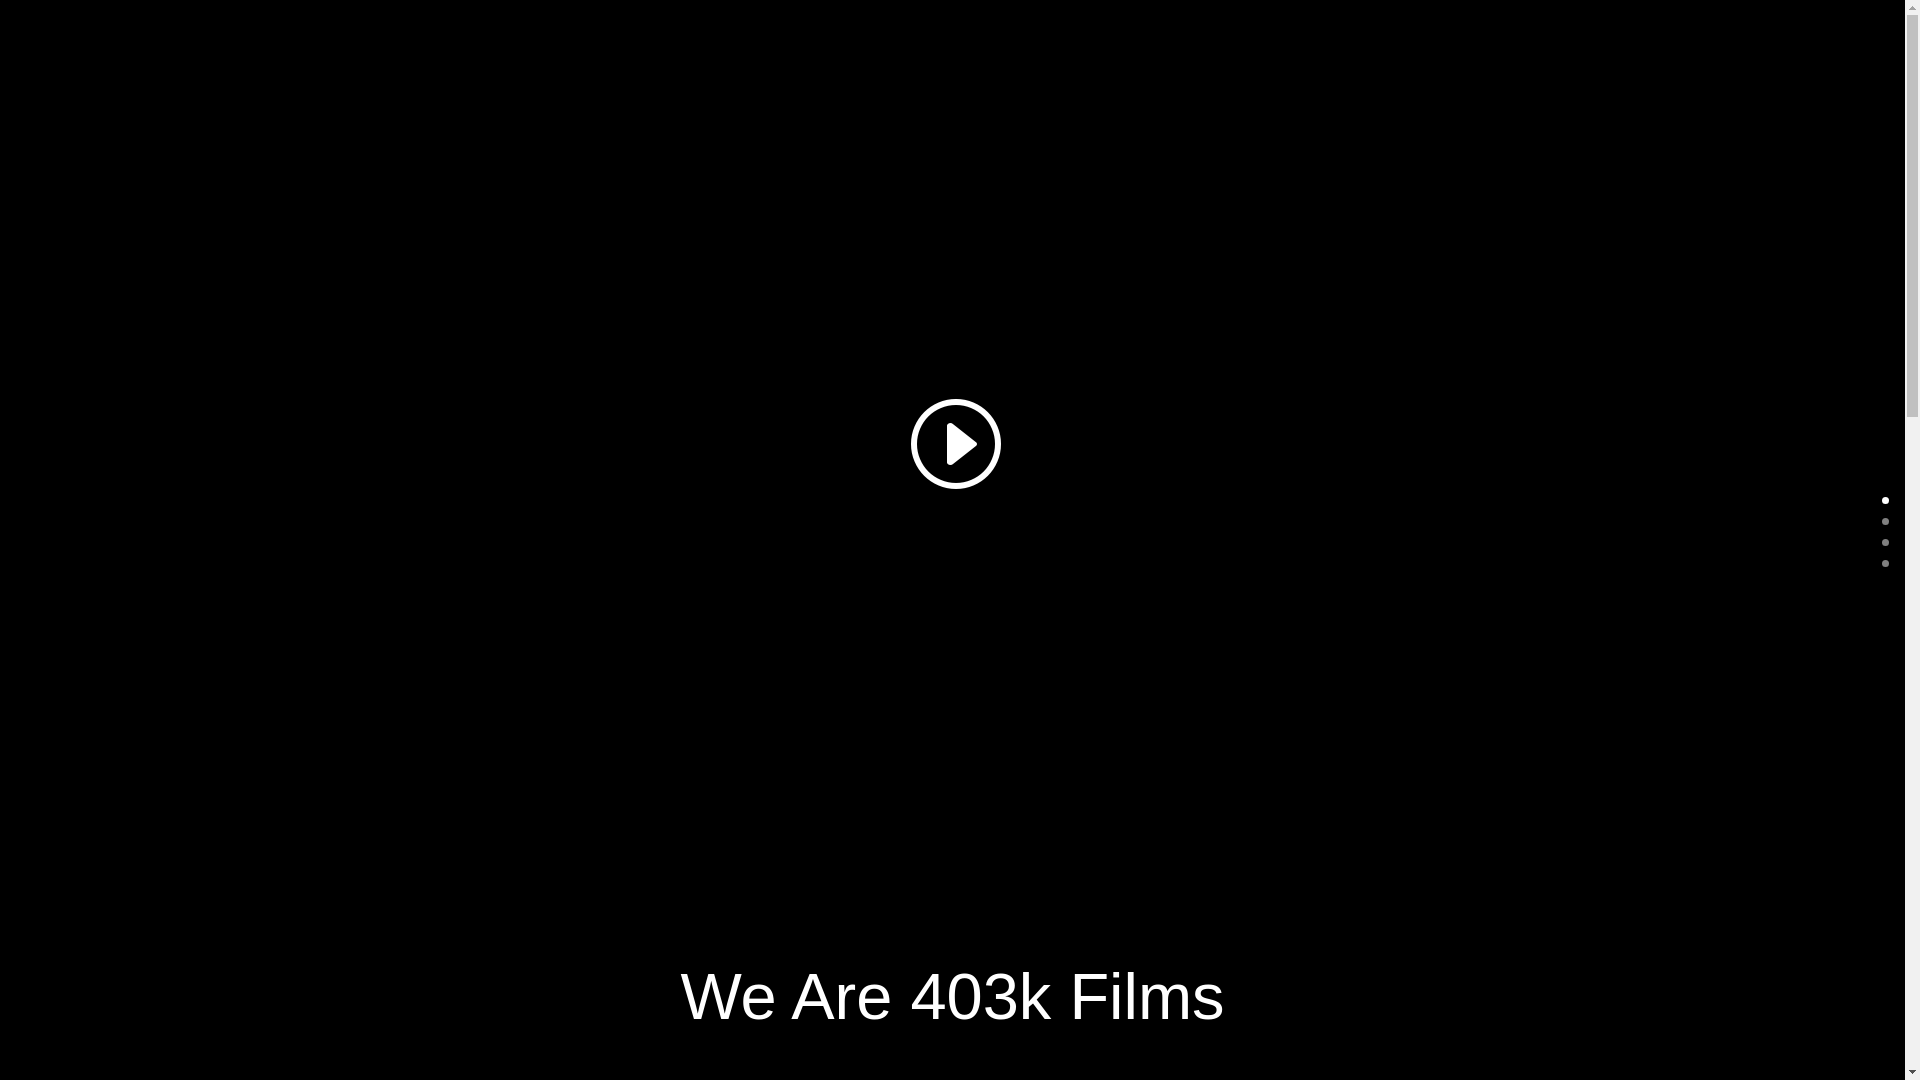 The height and width of the screenshot is (1080, 1920). I want to click on '1', so click(1884, 520).